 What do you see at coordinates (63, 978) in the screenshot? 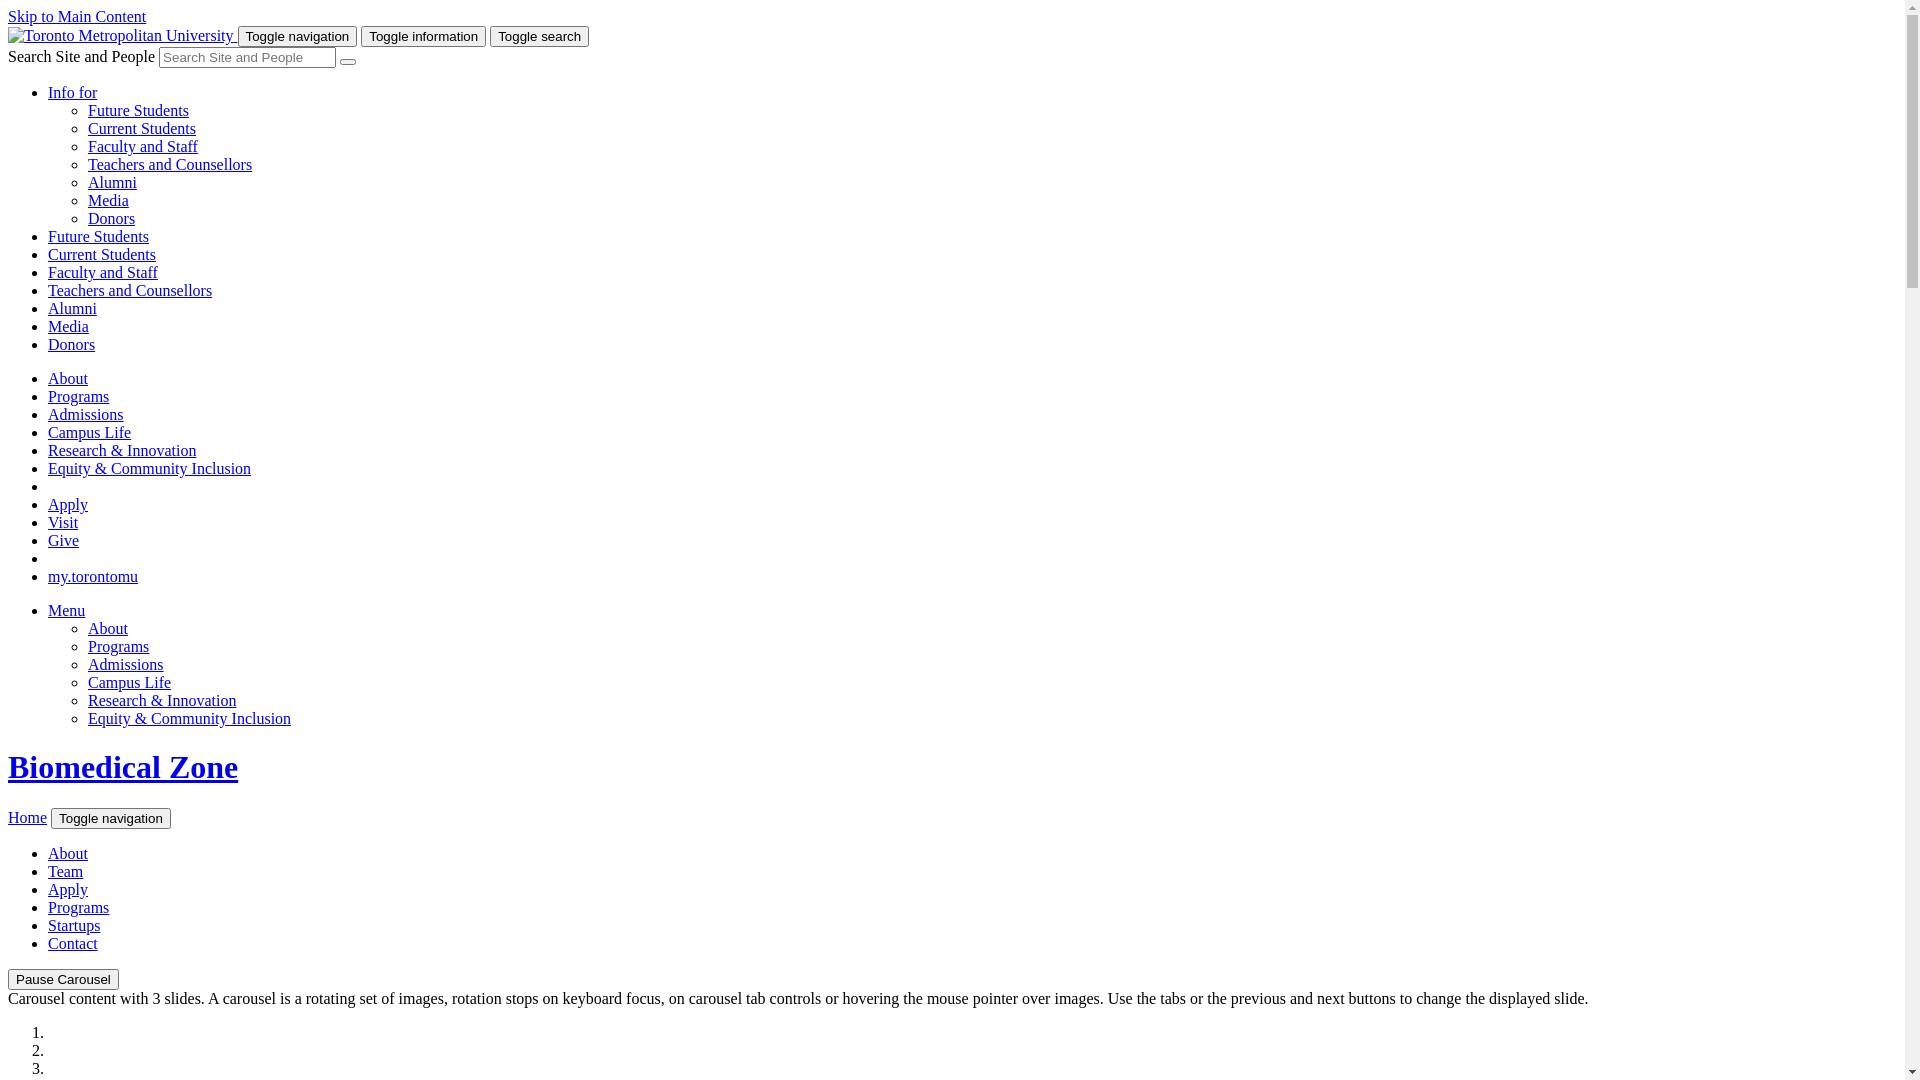
I see `'Pause Carousel'` at bounding box center [63, 978].